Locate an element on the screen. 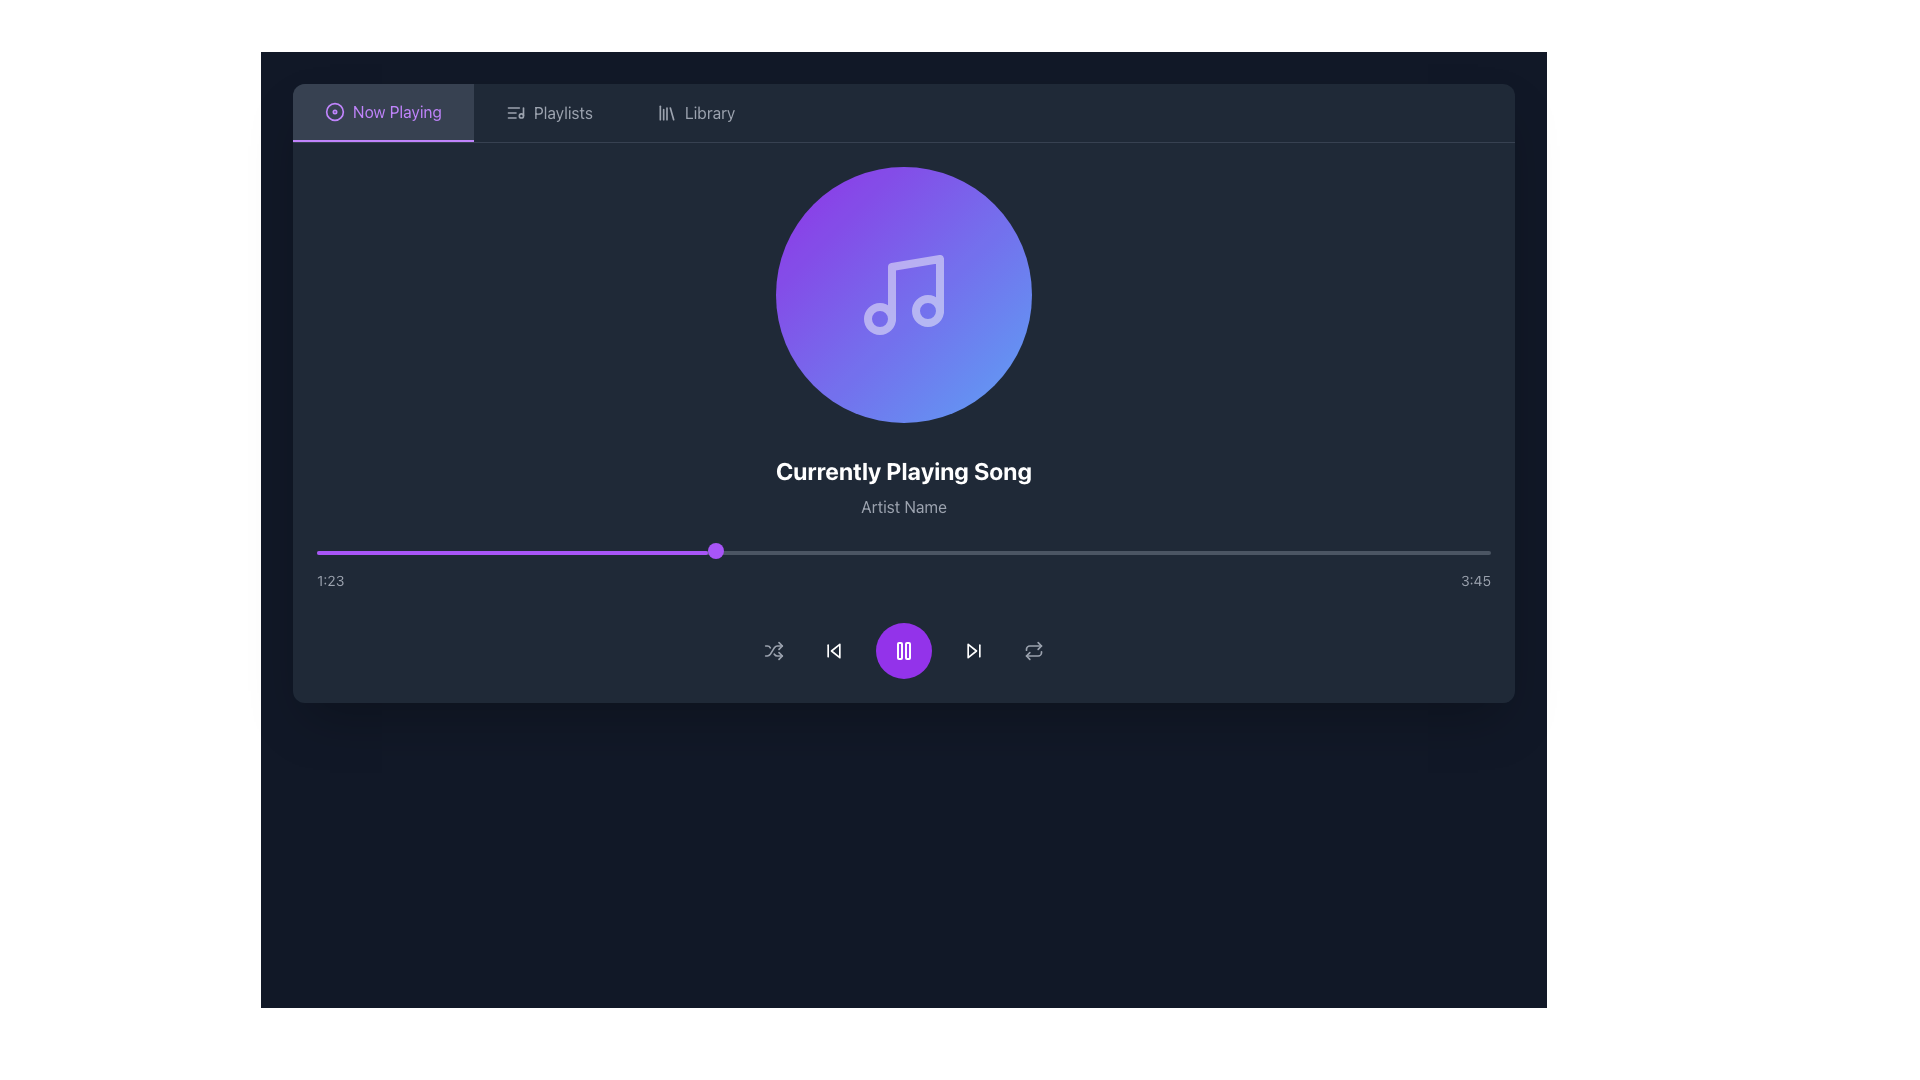 The width and height of the screenshot is (1920, 1080). the progress bar with a draggable knob is located at coordinates (902, 552).